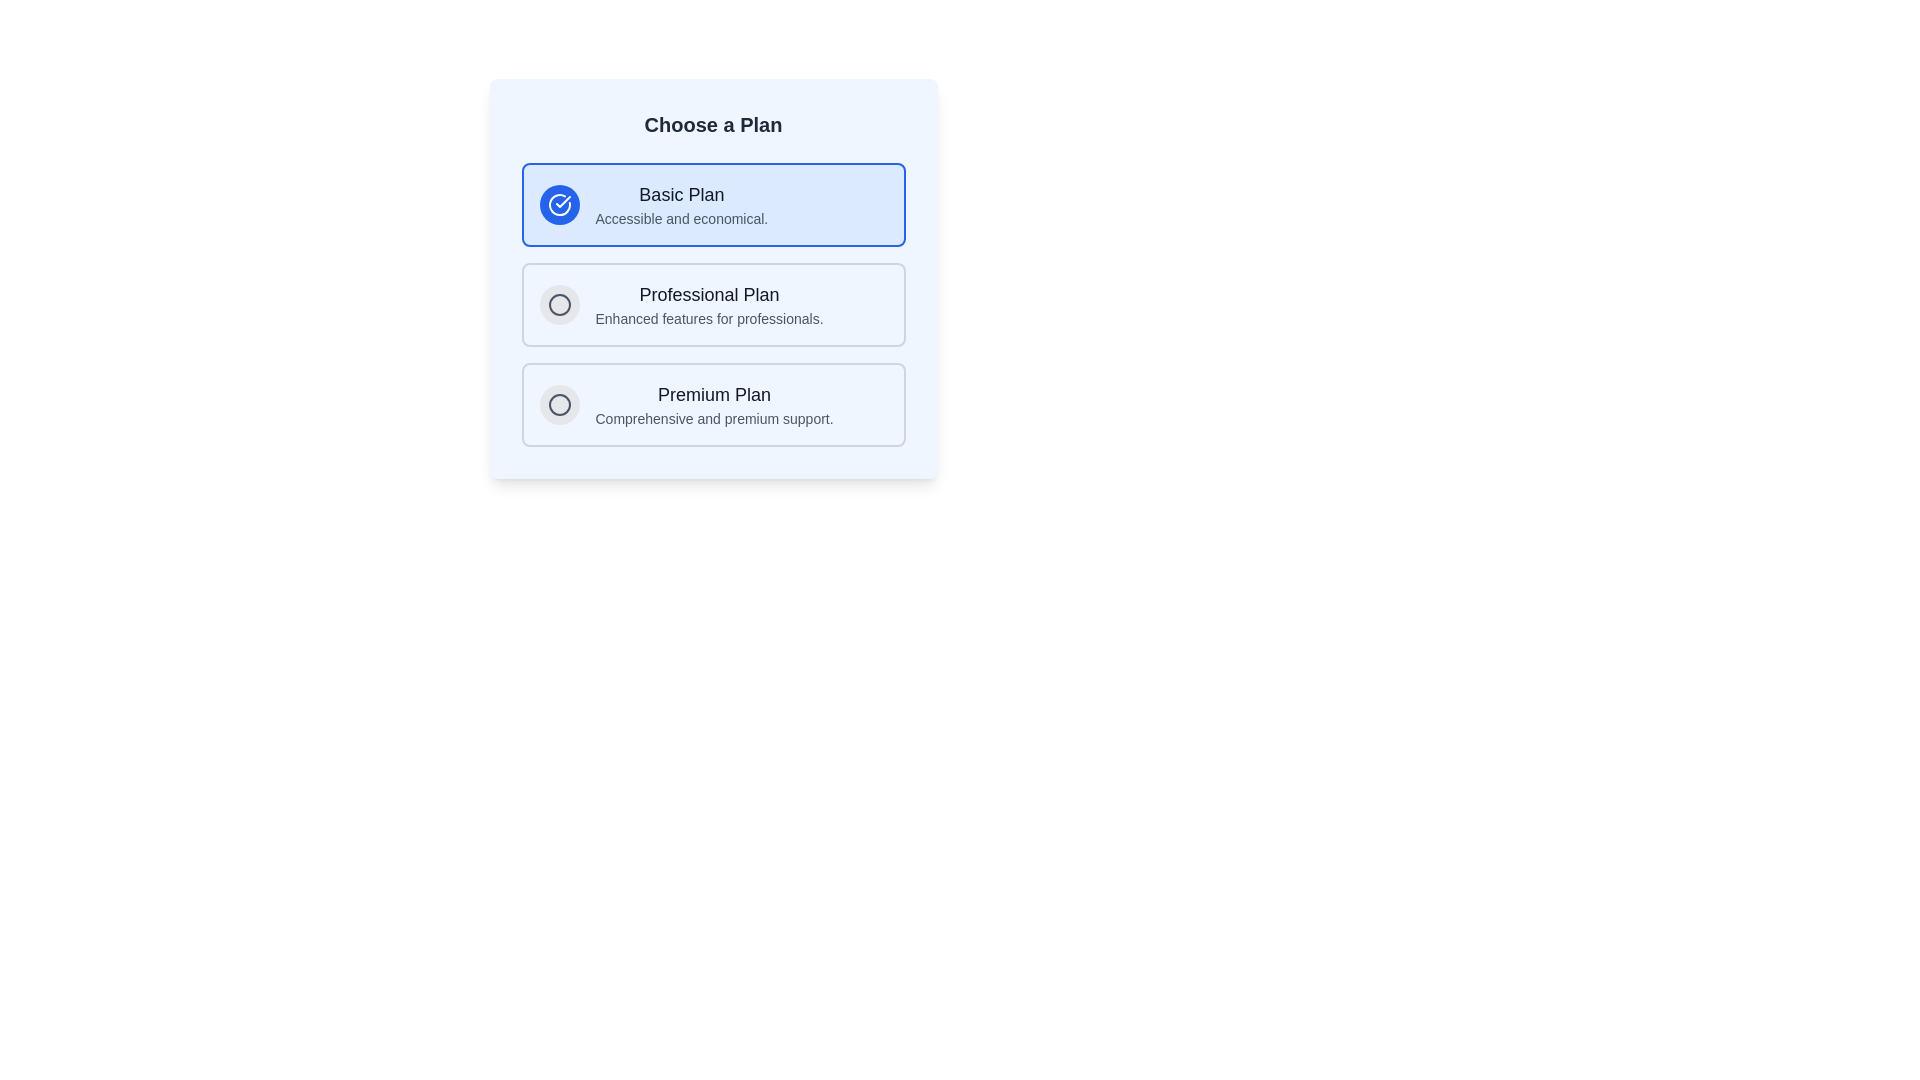 This screenshot has width=1920, height=1080. I want to click on the area surrounding the 'Professional Plan' descriptive label to interact with related components, so click(709, 318).